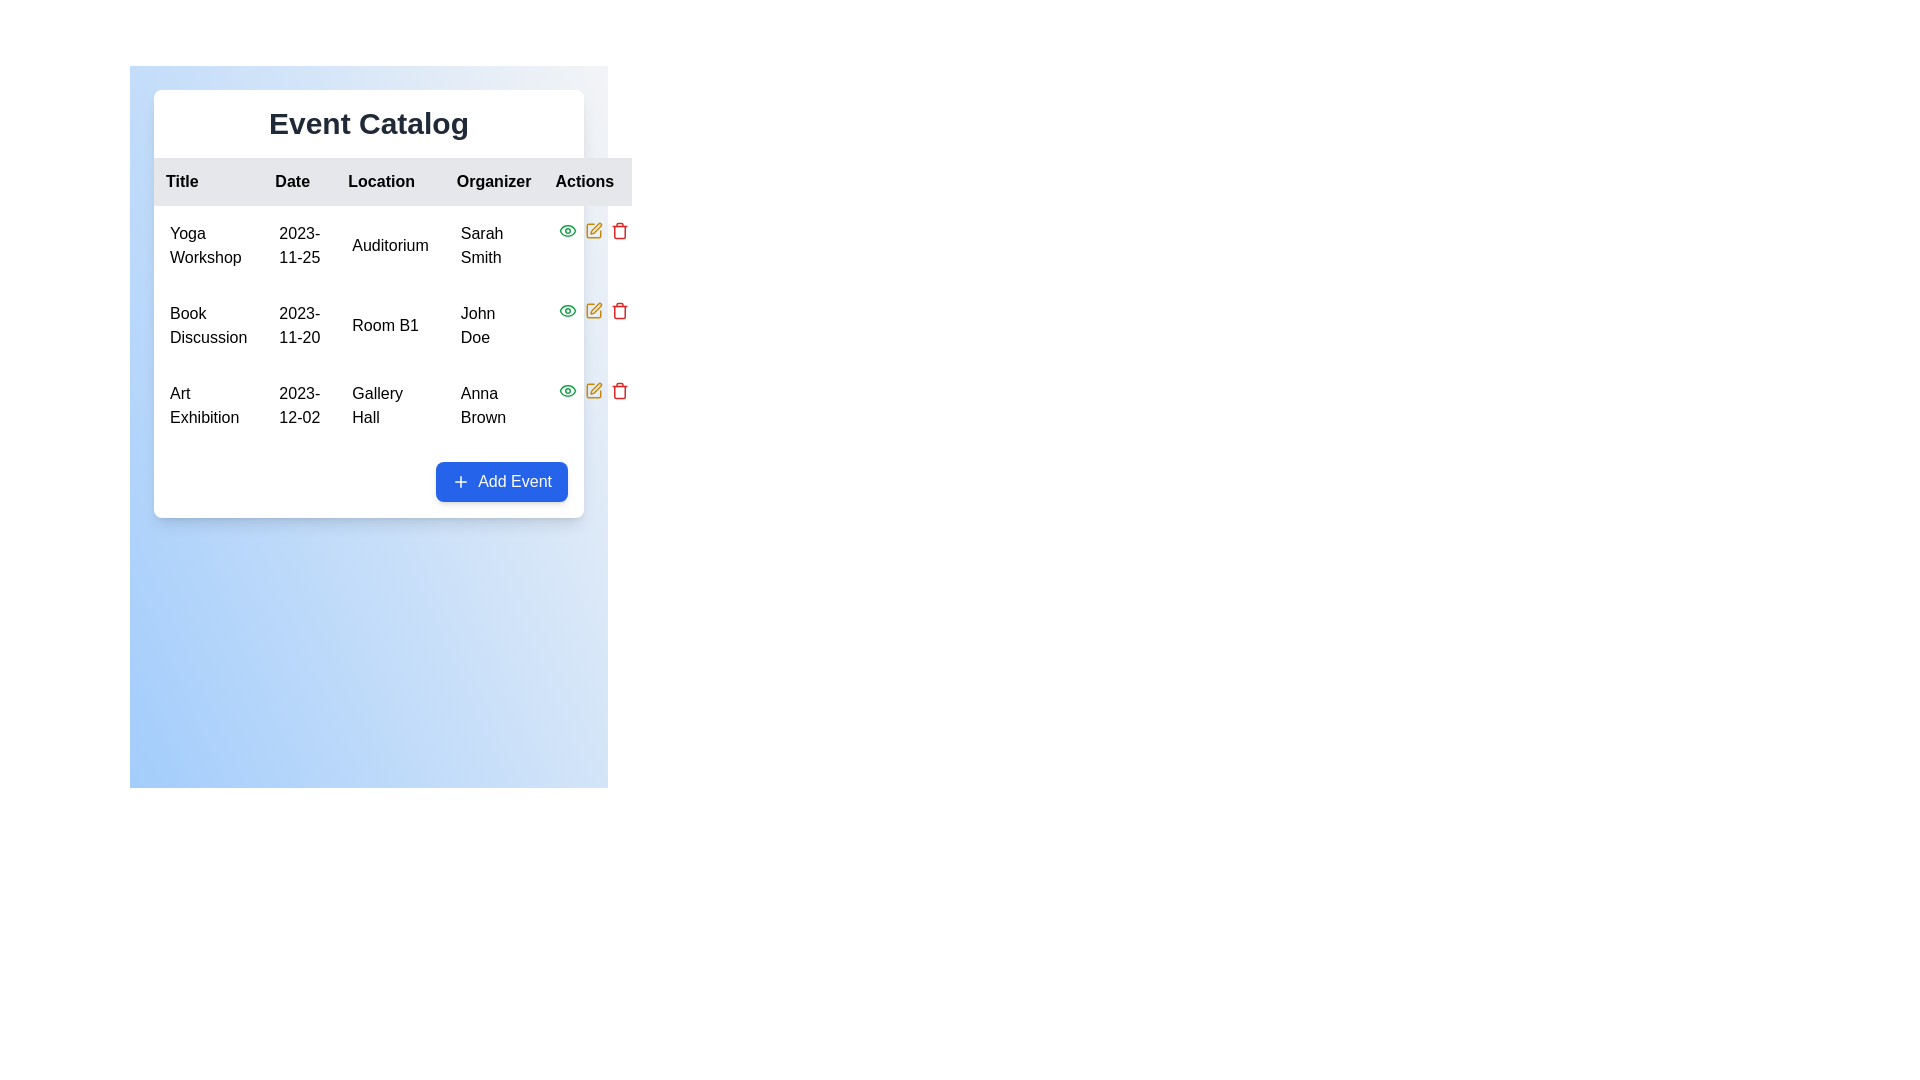  Describe the element at coordinates (567, 390) in the screenshot. I see `the SVG graphic element representing an icon in the third row under the Actions column of the table next to the 'Art Exhibition' entry` at that location.